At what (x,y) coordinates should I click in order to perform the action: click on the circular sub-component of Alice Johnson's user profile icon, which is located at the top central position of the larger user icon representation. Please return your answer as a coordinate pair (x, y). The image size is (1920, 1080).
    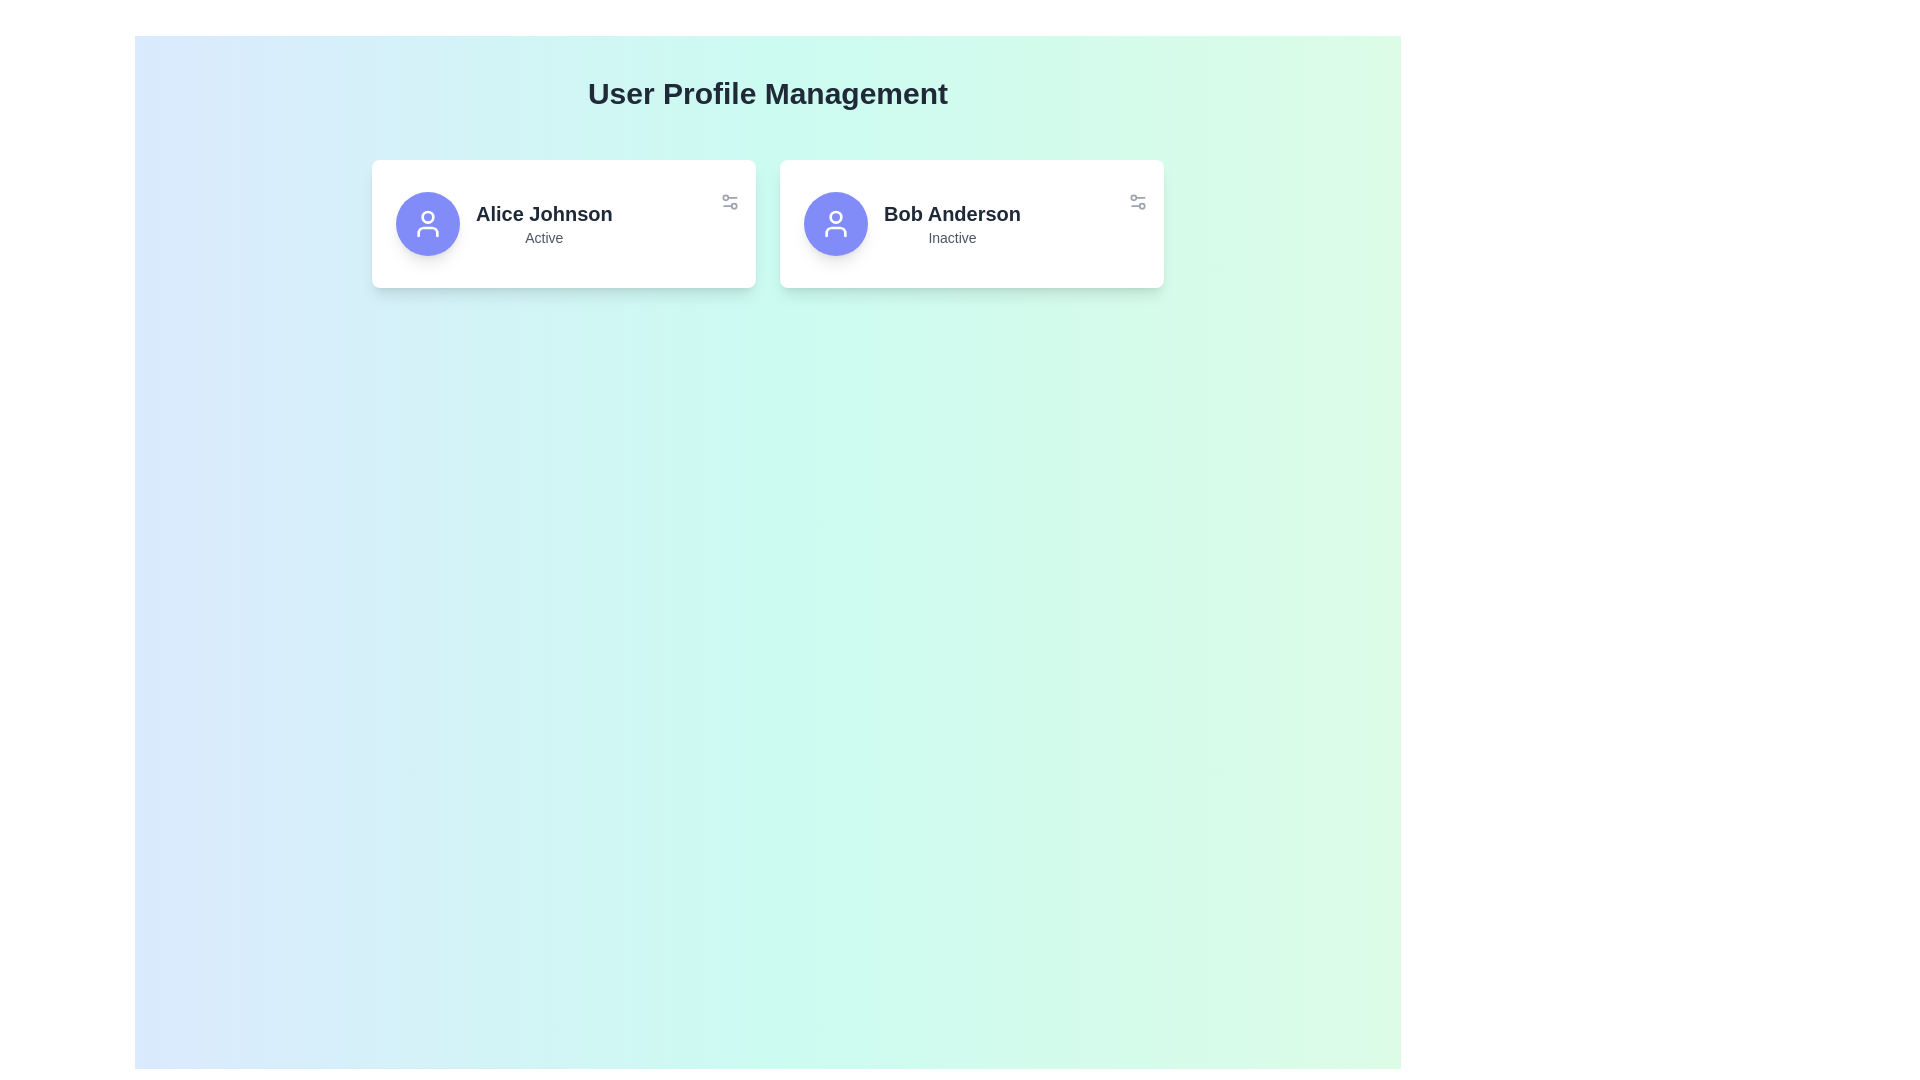
    Looking at the image, I should click on (426, 216).